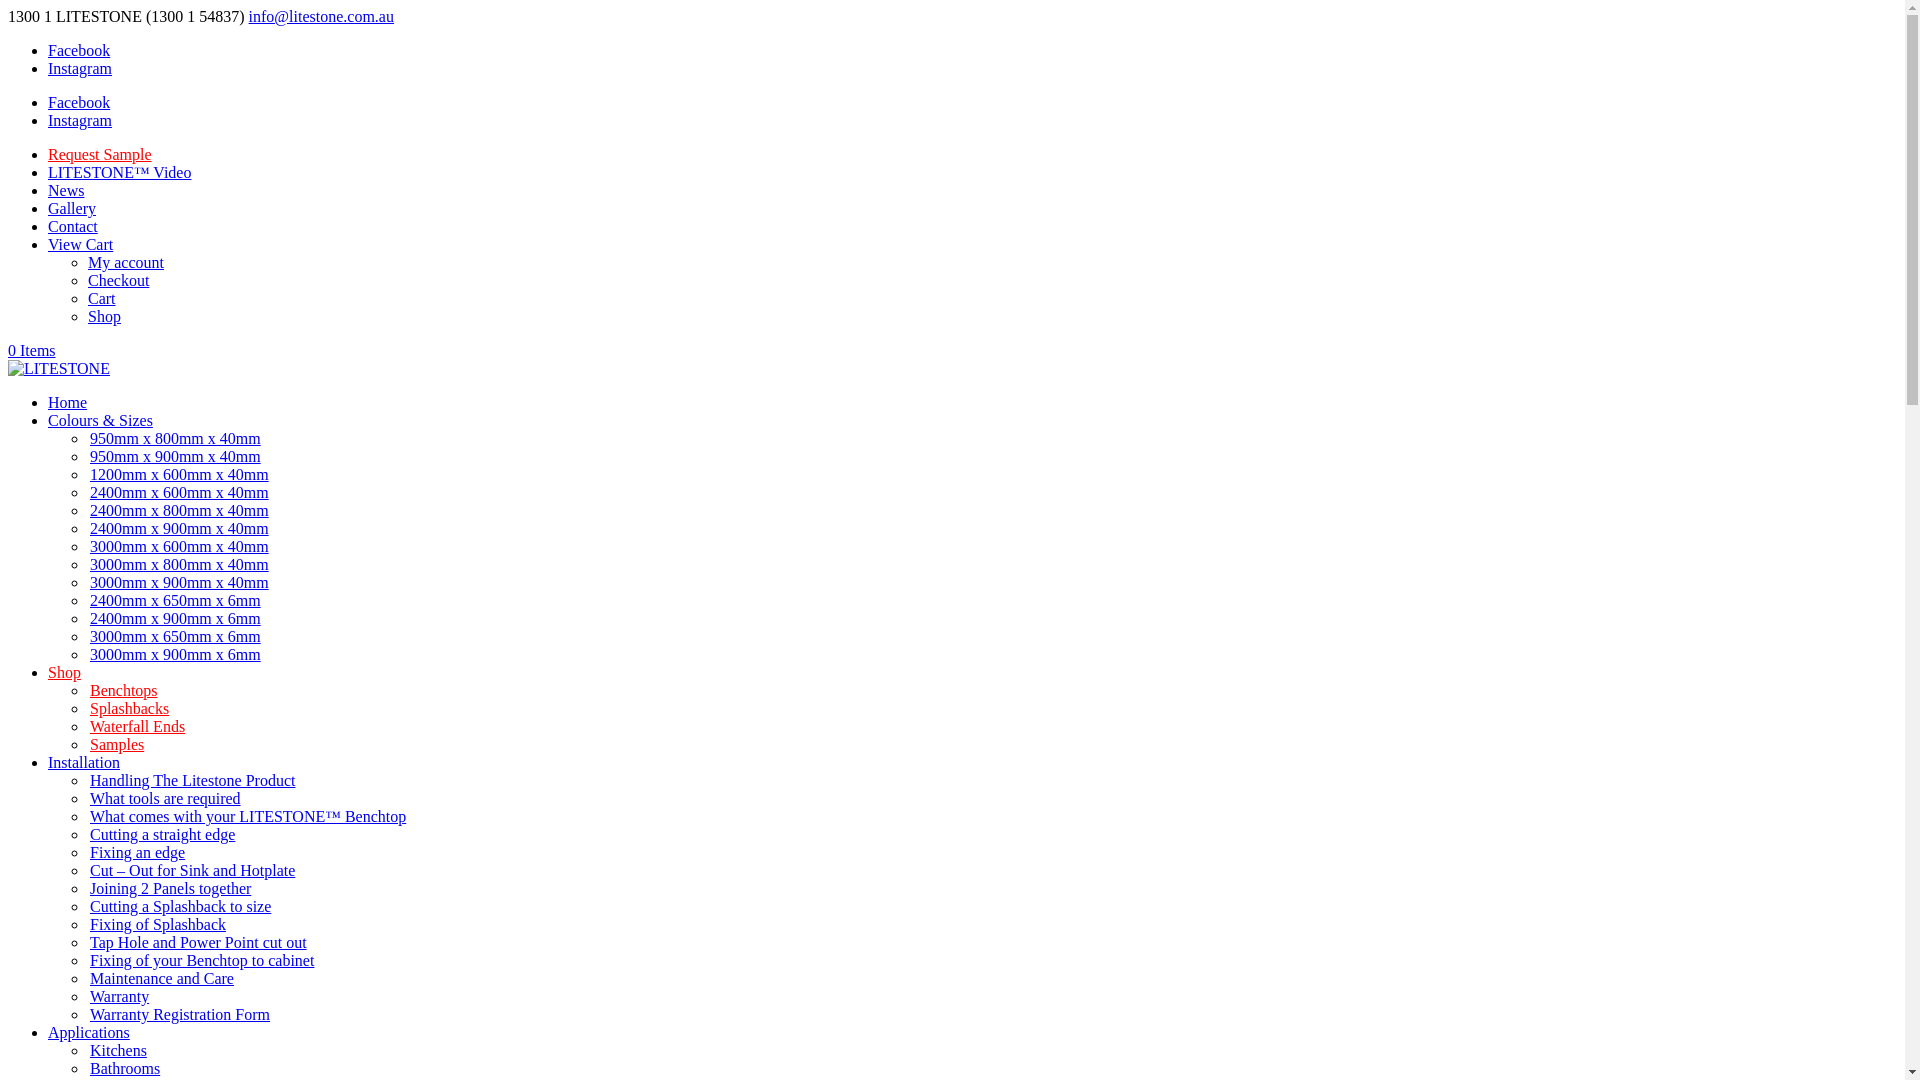  Describe the element at coordinates (180, 906) in the screenshot. I see `'Cutting a Splashback to size'` at that location.